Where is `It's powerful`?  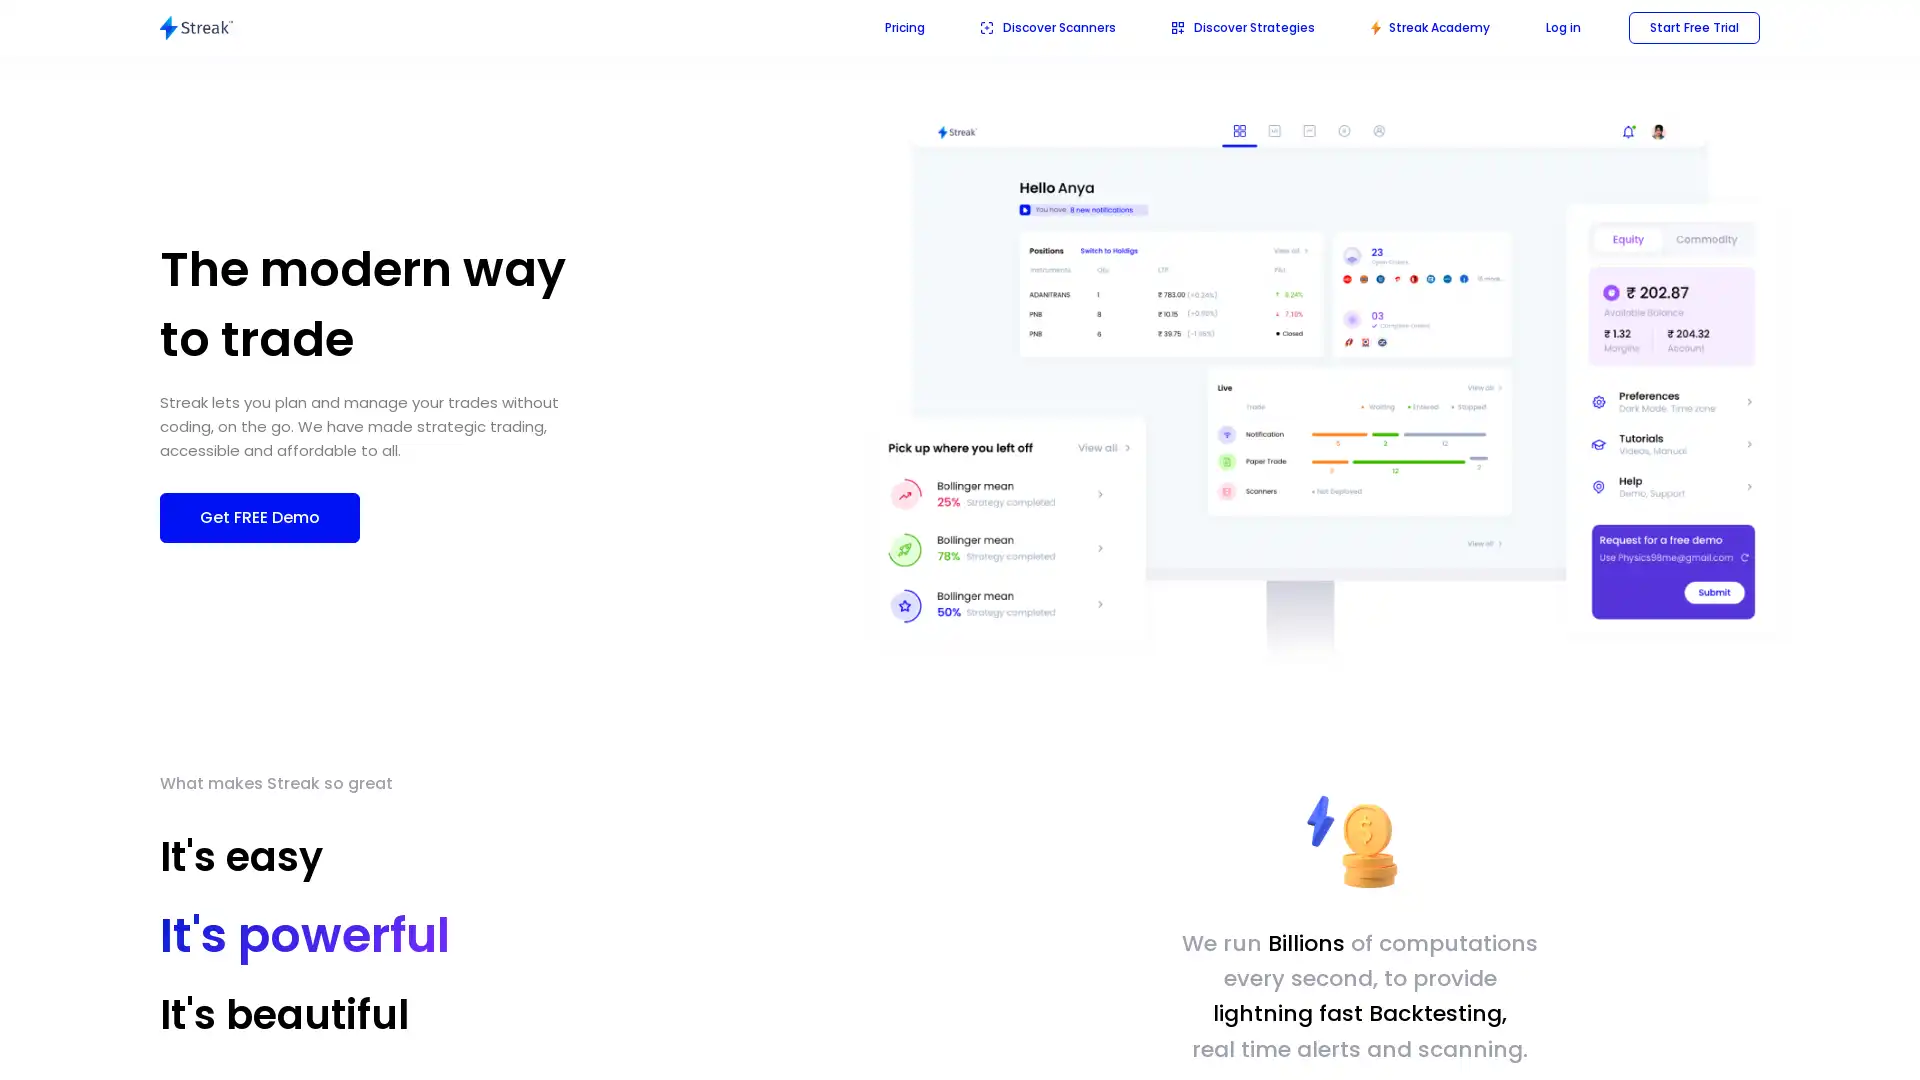
It's powerful is located at coordinates (281, 928).